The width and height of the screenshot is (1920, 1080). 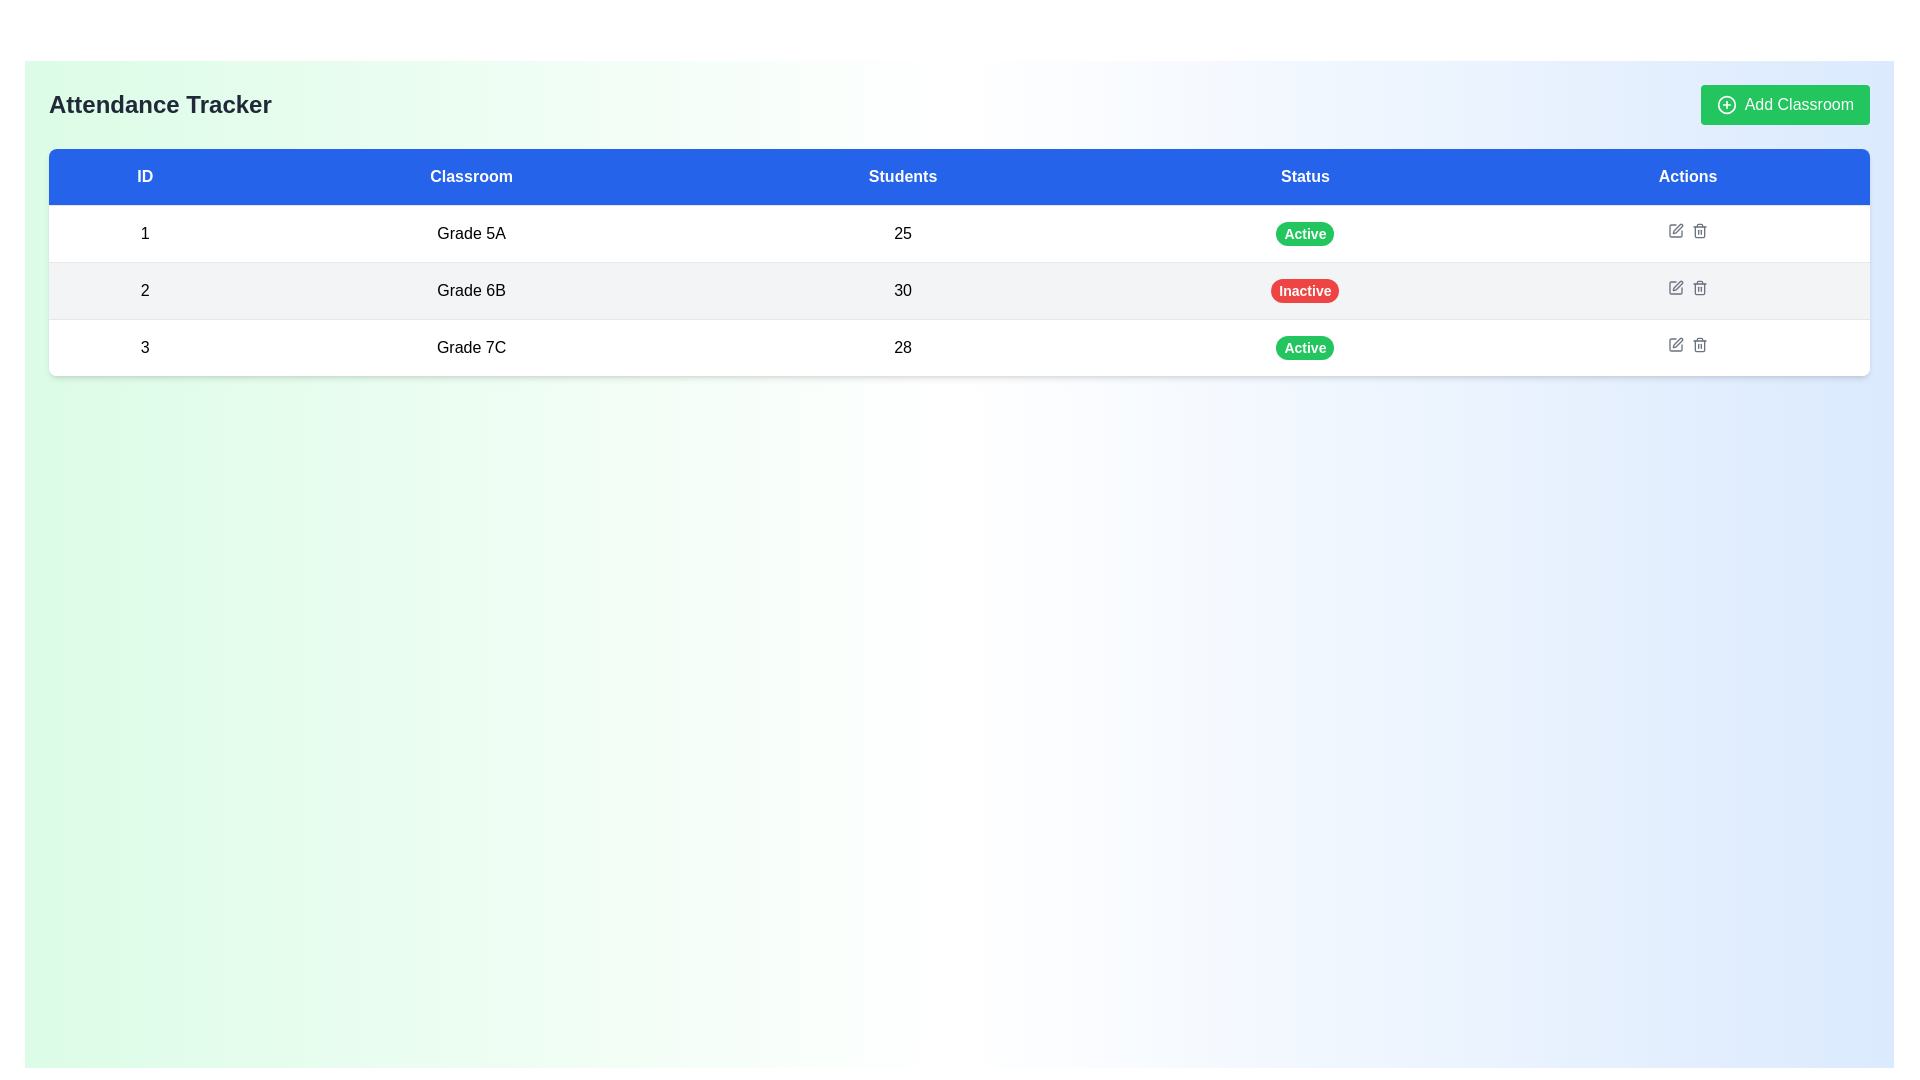 I want to click on the Static text header labeled 'ID', which is the first column in a blue background header row at the top of a table layout, so click(x=144, y=176).